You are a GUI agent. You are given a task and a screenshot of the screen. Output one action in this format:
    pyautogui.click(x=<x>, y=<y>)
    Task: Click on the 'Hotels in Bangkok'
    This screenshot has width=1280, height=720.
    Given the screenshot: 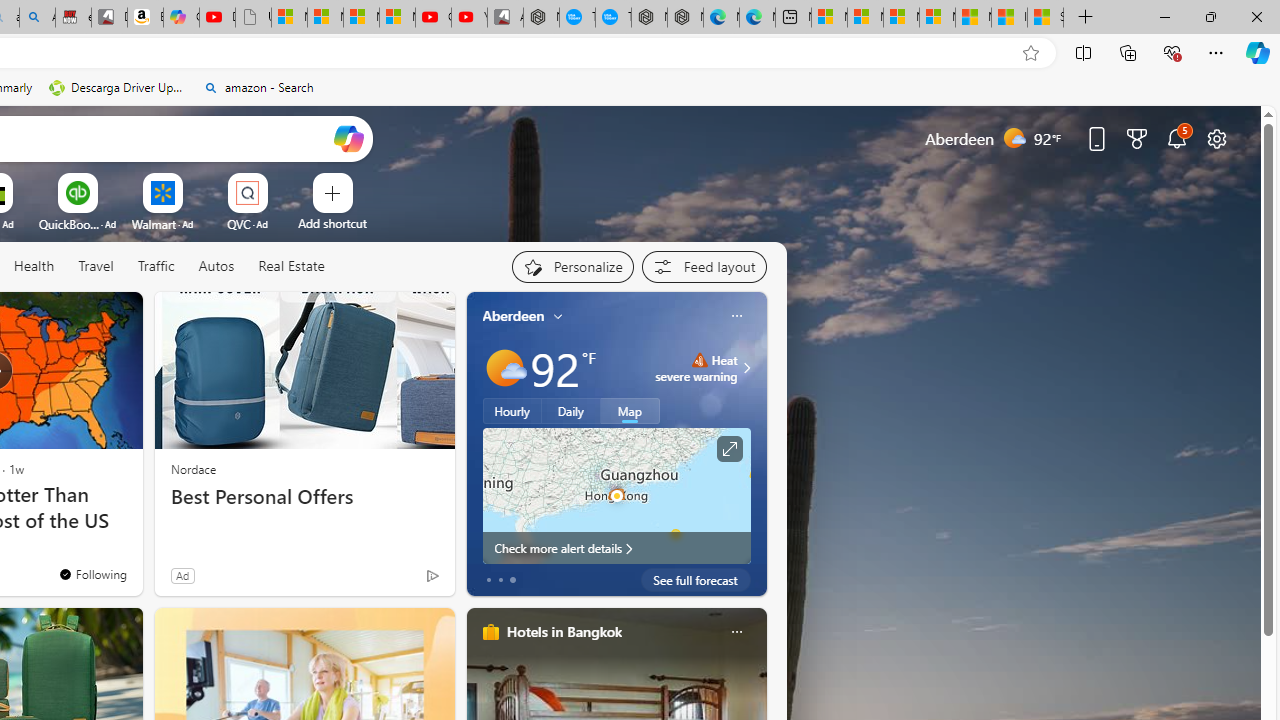 What is the action you would take?
    pyautogui.click(x=562, y=631)
    